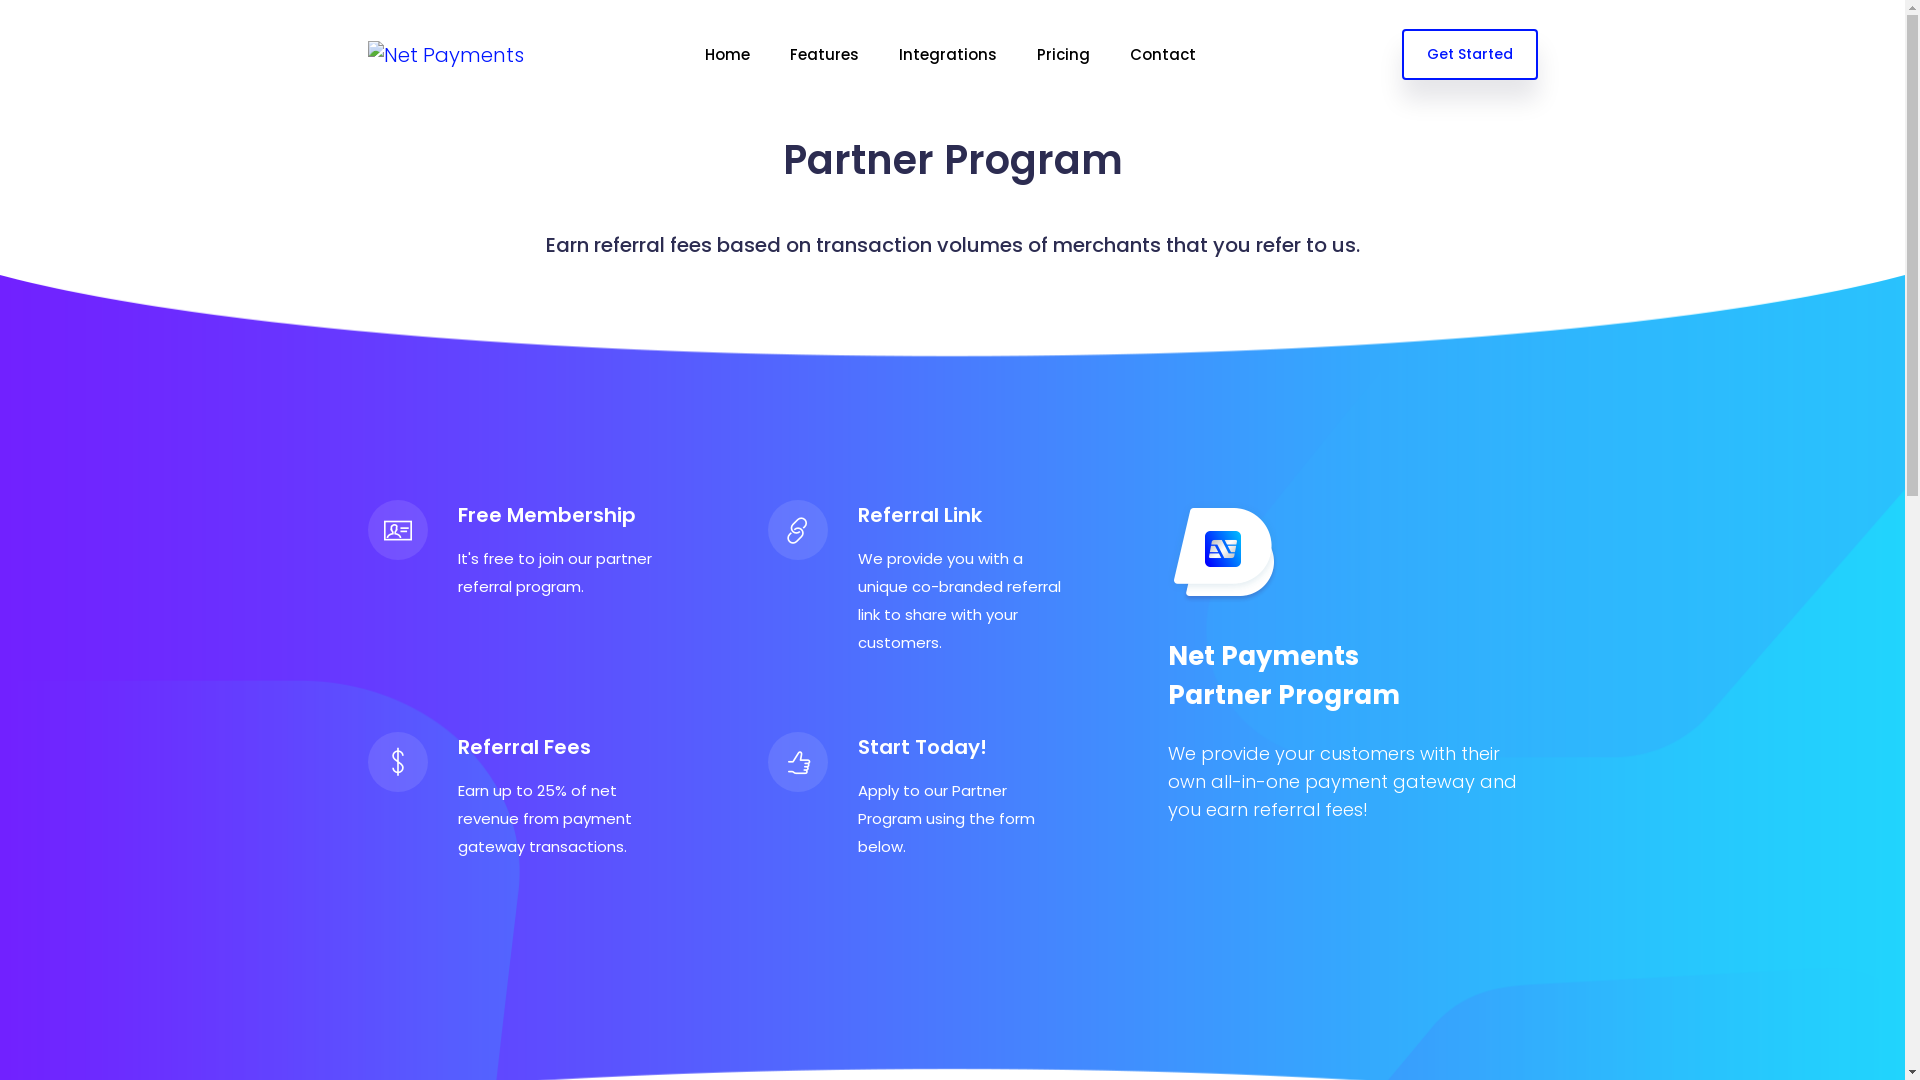  I want to click on 'Pricing', so click(1062, 53).